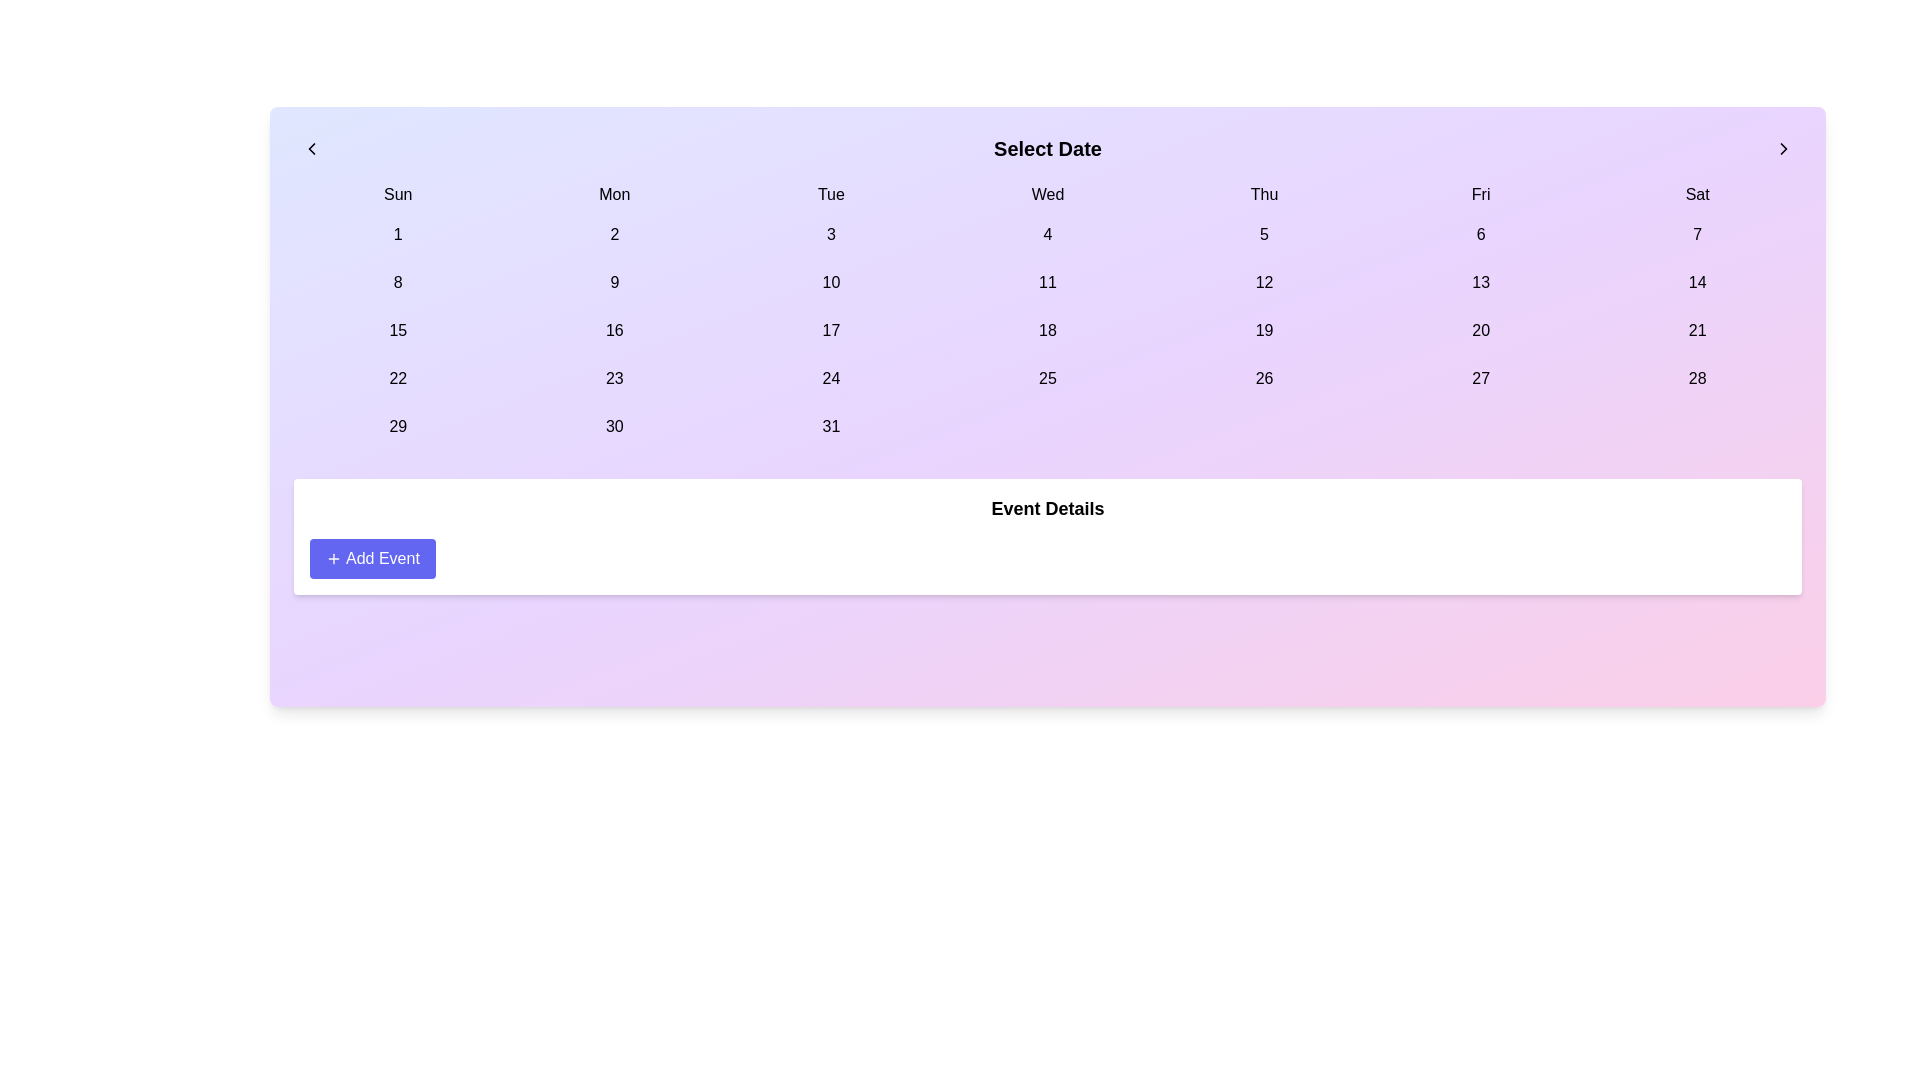 The image size is (1920, 1080). What do you see at coordinates (311, 148) in the screenshot?
I see `the leftward-pointing chevron icon in the upper-left corner of the interface using keyboard controls to focus on it` at bounding box center [311, 148].